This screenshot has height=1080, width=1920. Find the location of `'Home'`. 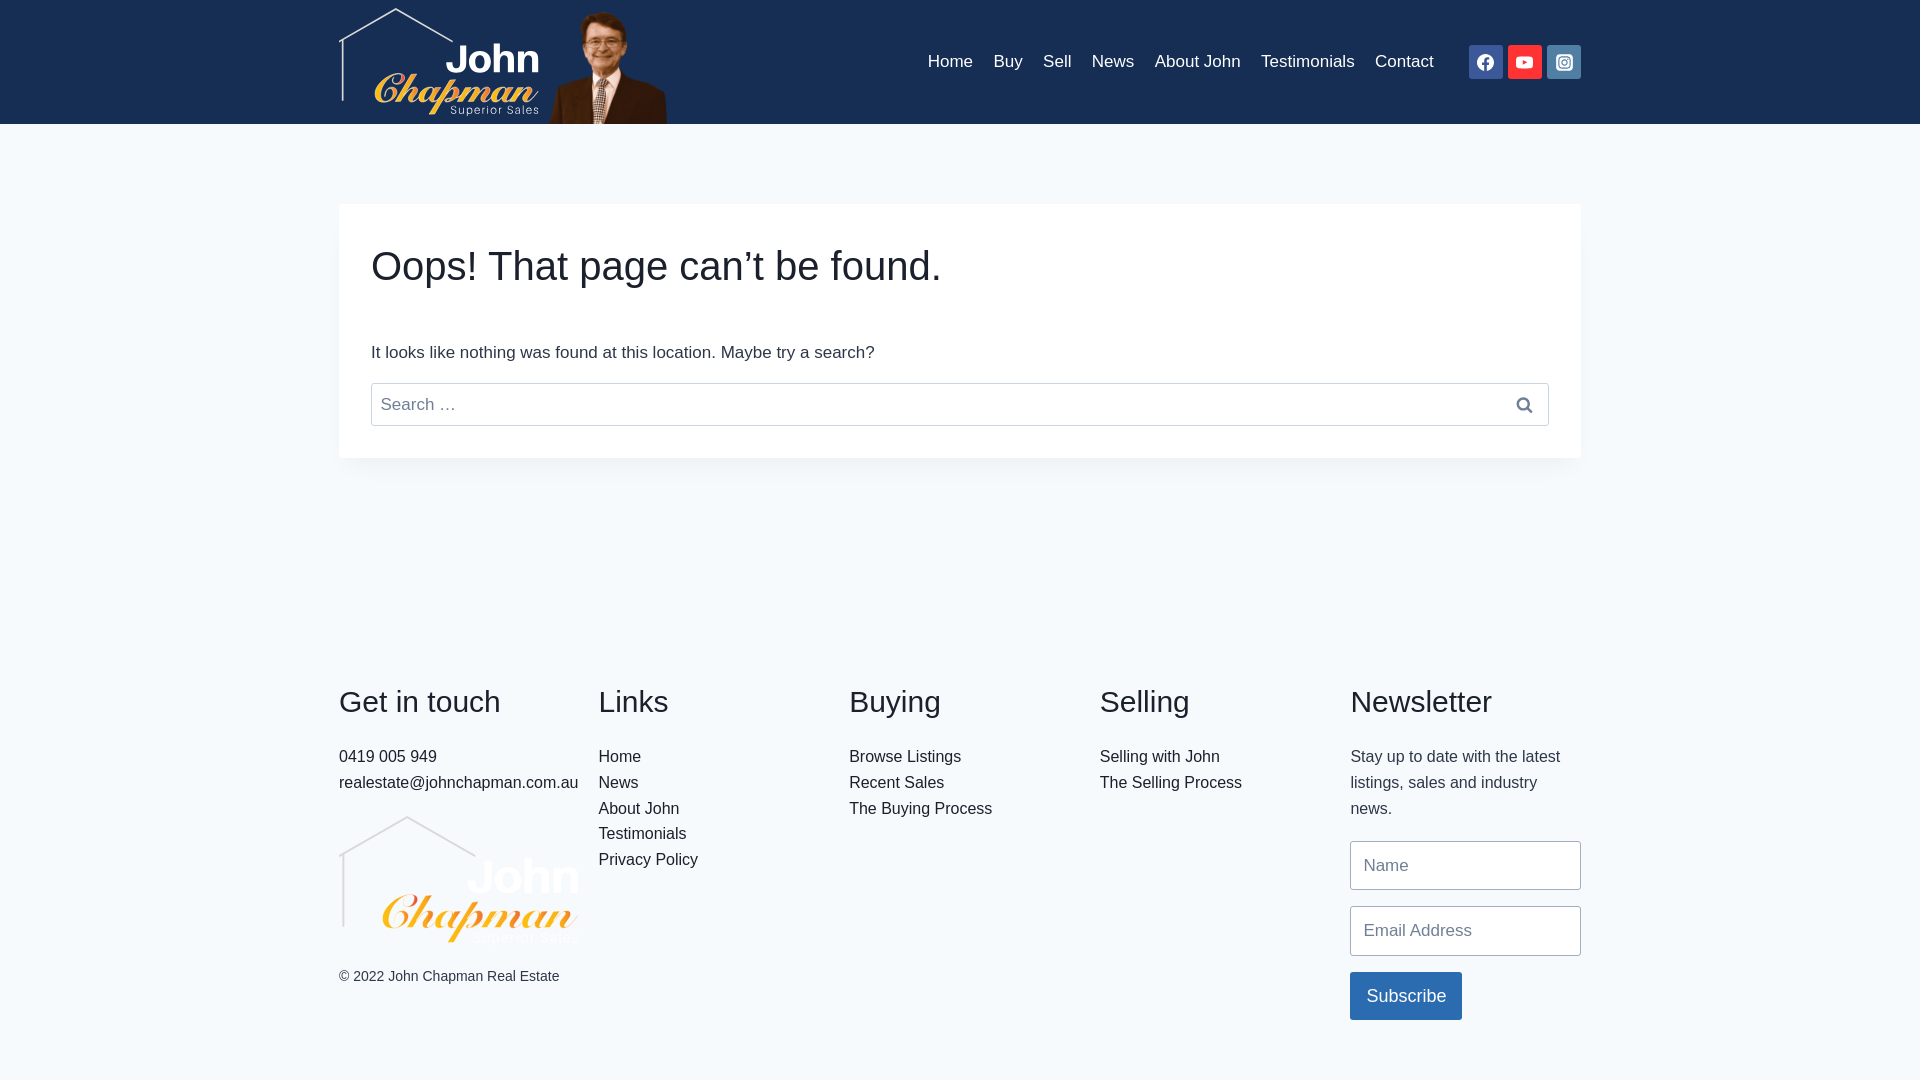

'Home' is located at coordinates (949, 60).